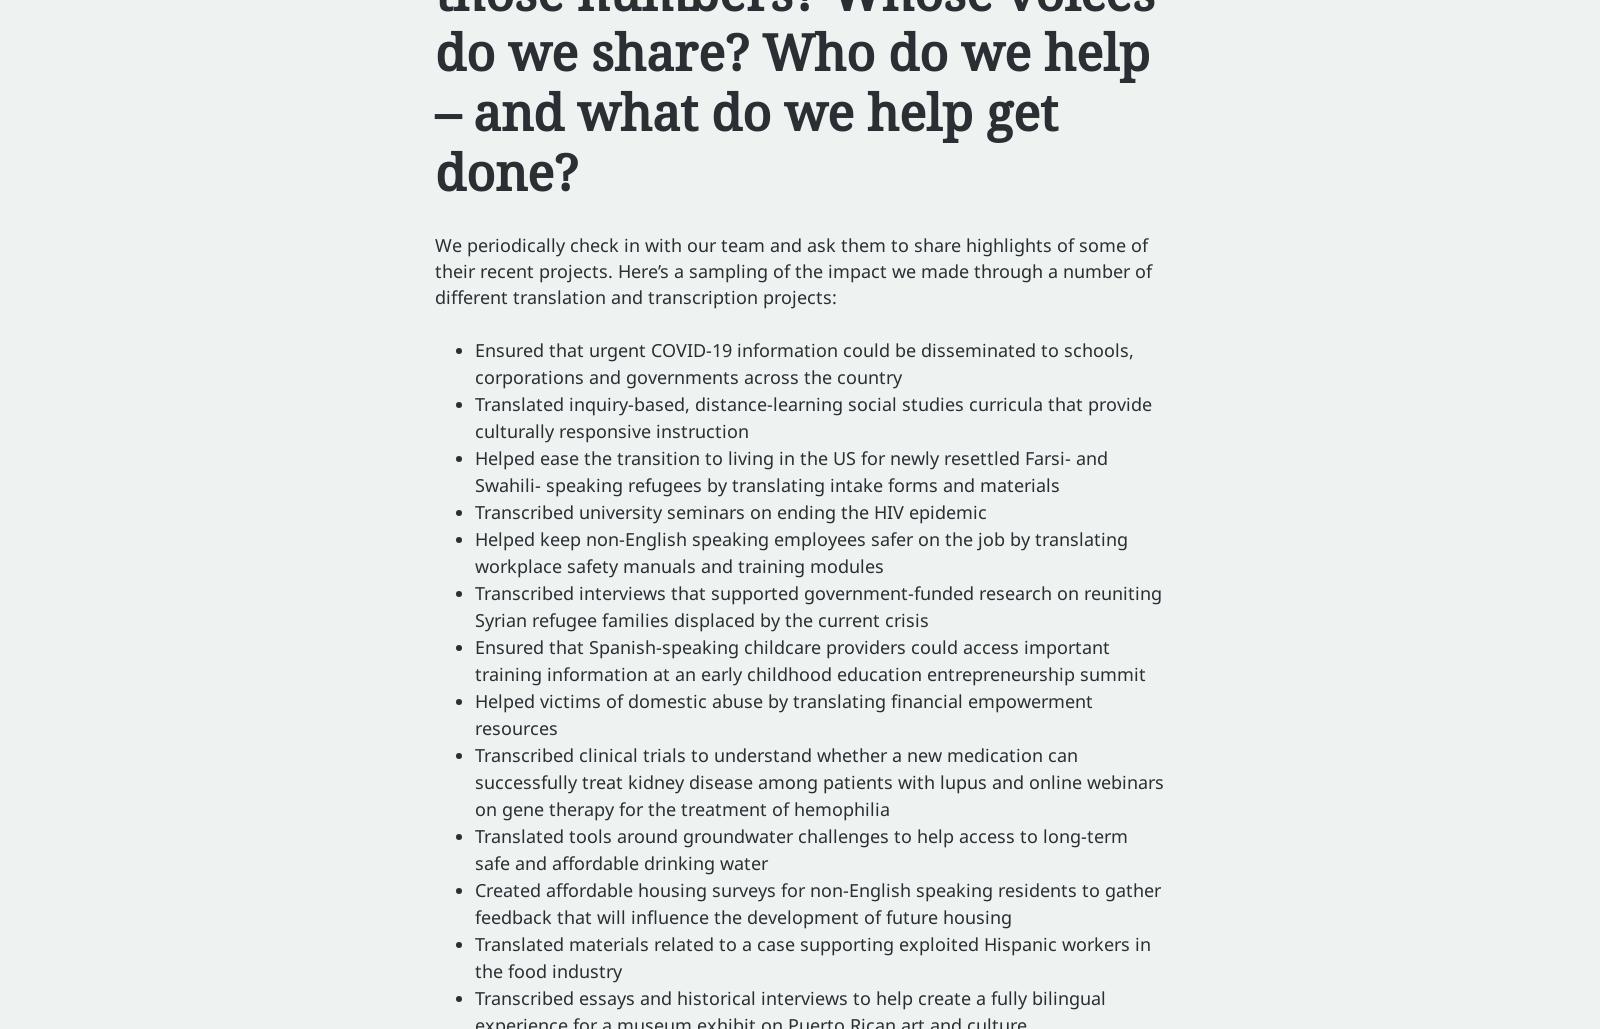 This screenshot has height=1029, width=1600. Describe the element at coordinates (784, 713) in the screenshot. I see `'Helped victims of domestic abuse by translating financial empowerment resources'` at that location.